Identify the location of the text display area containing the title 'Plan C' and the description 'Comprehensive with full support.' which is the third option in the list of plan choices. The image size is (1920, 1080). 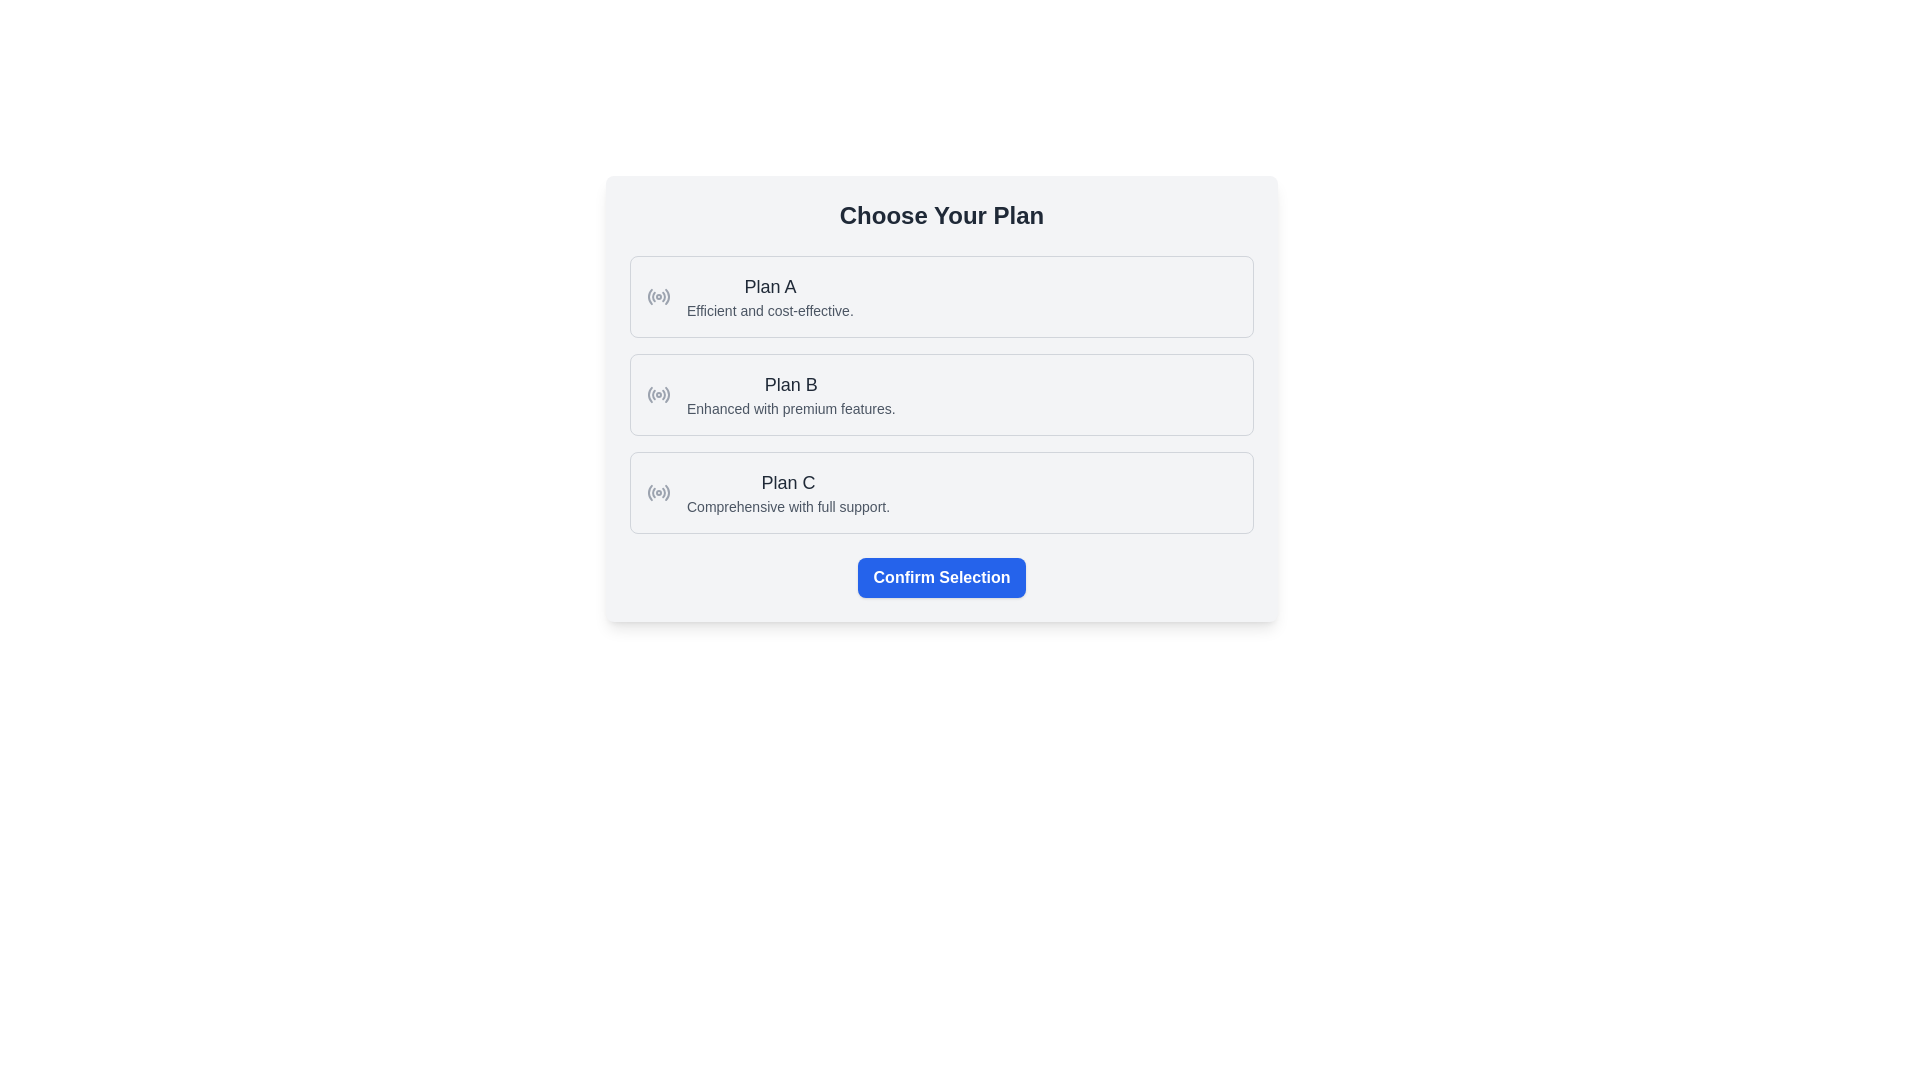
(787, 493).